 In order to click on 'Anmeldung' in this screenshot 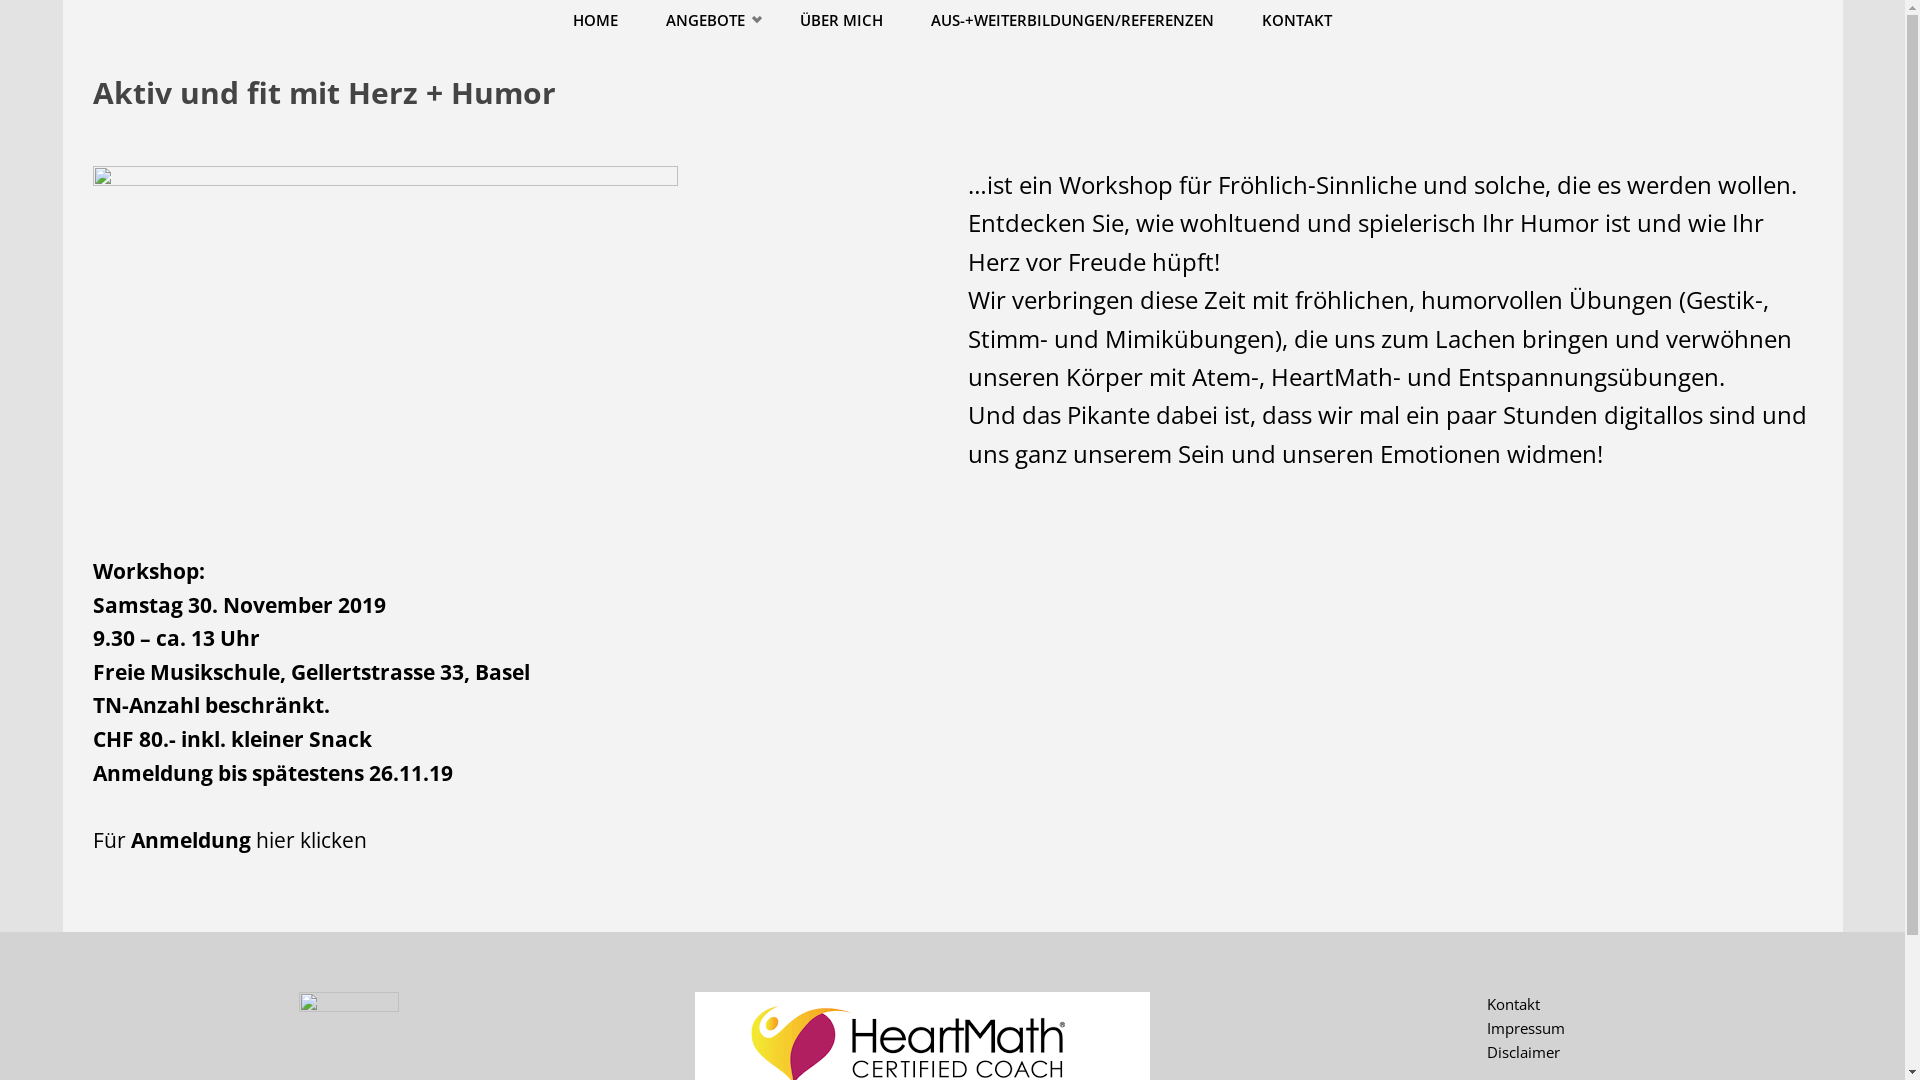, I will do `click(192, 840)`.